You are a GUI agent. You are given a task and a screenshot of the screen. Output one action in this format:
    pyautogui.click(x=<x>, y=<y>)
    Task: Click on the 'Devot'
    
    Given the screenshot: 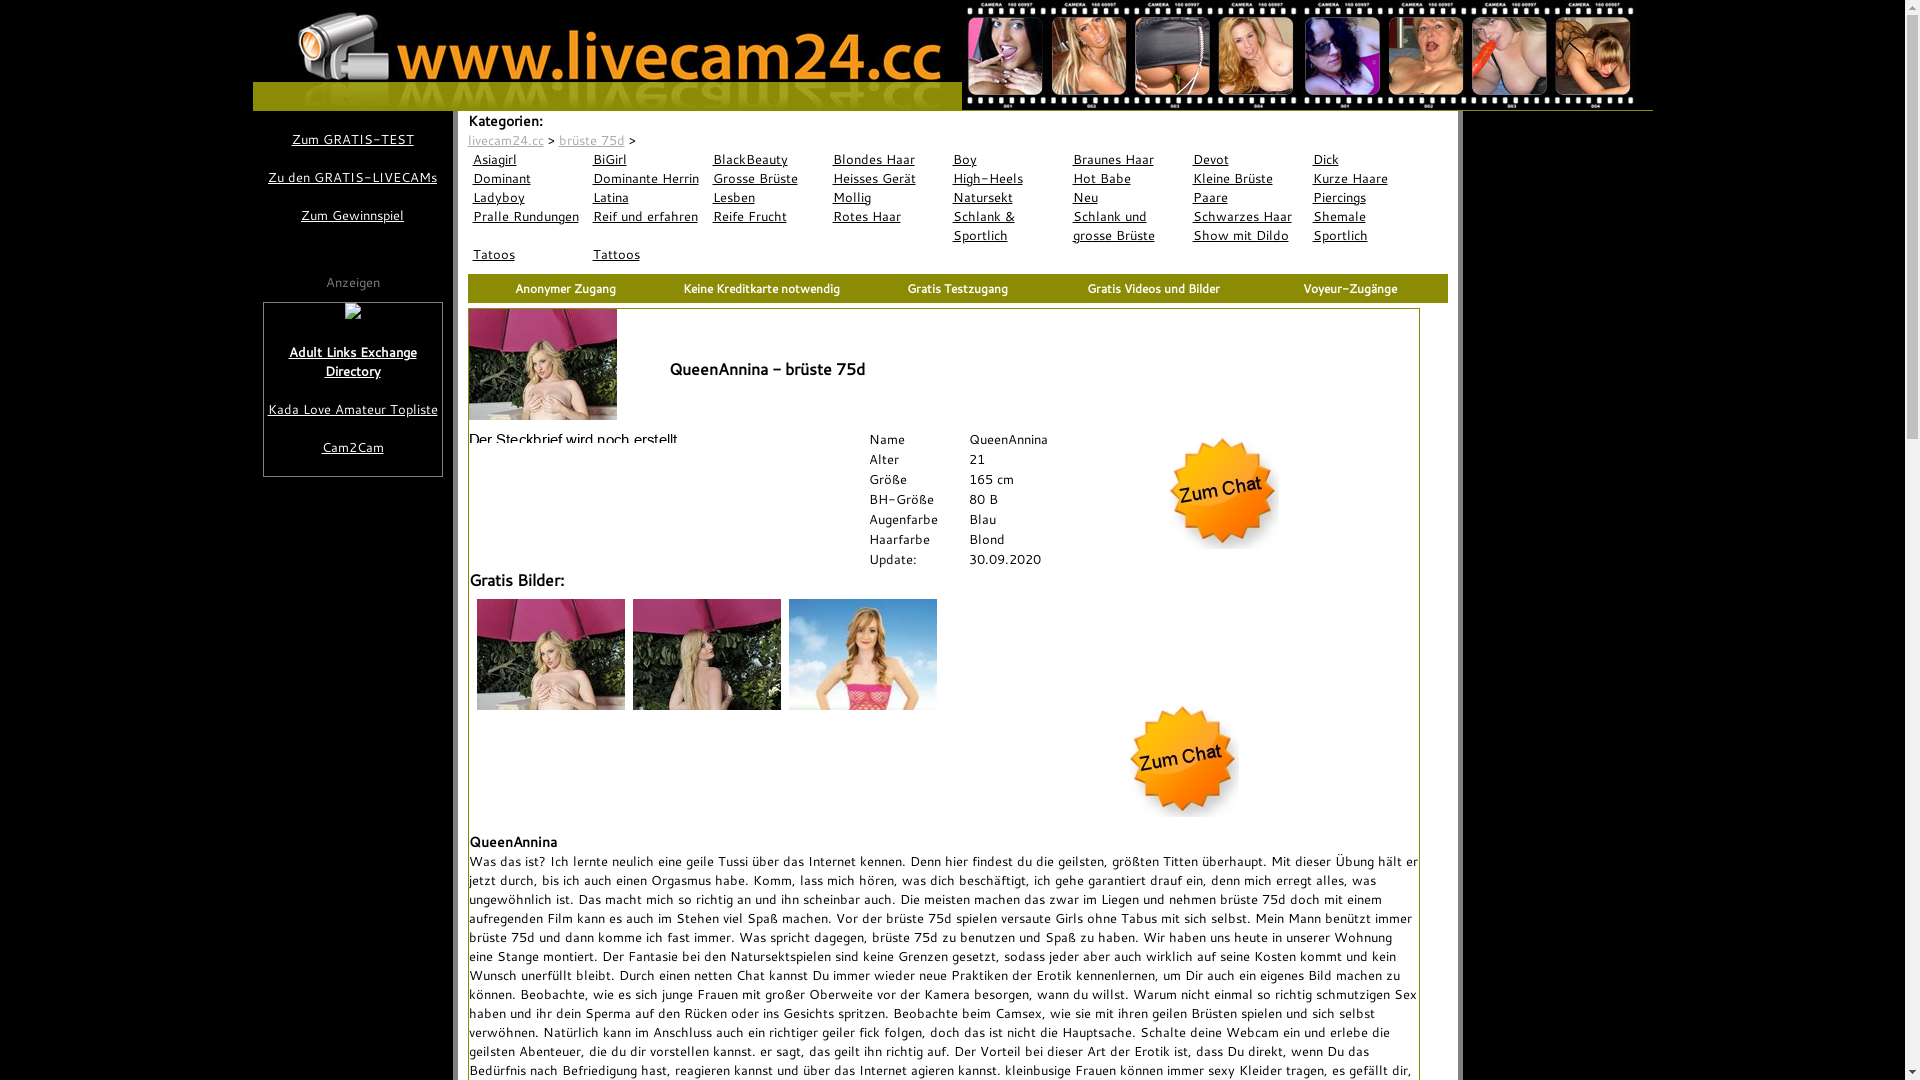 What is the action you would take?
    pyautogui.click(x=1247, y=158)
    